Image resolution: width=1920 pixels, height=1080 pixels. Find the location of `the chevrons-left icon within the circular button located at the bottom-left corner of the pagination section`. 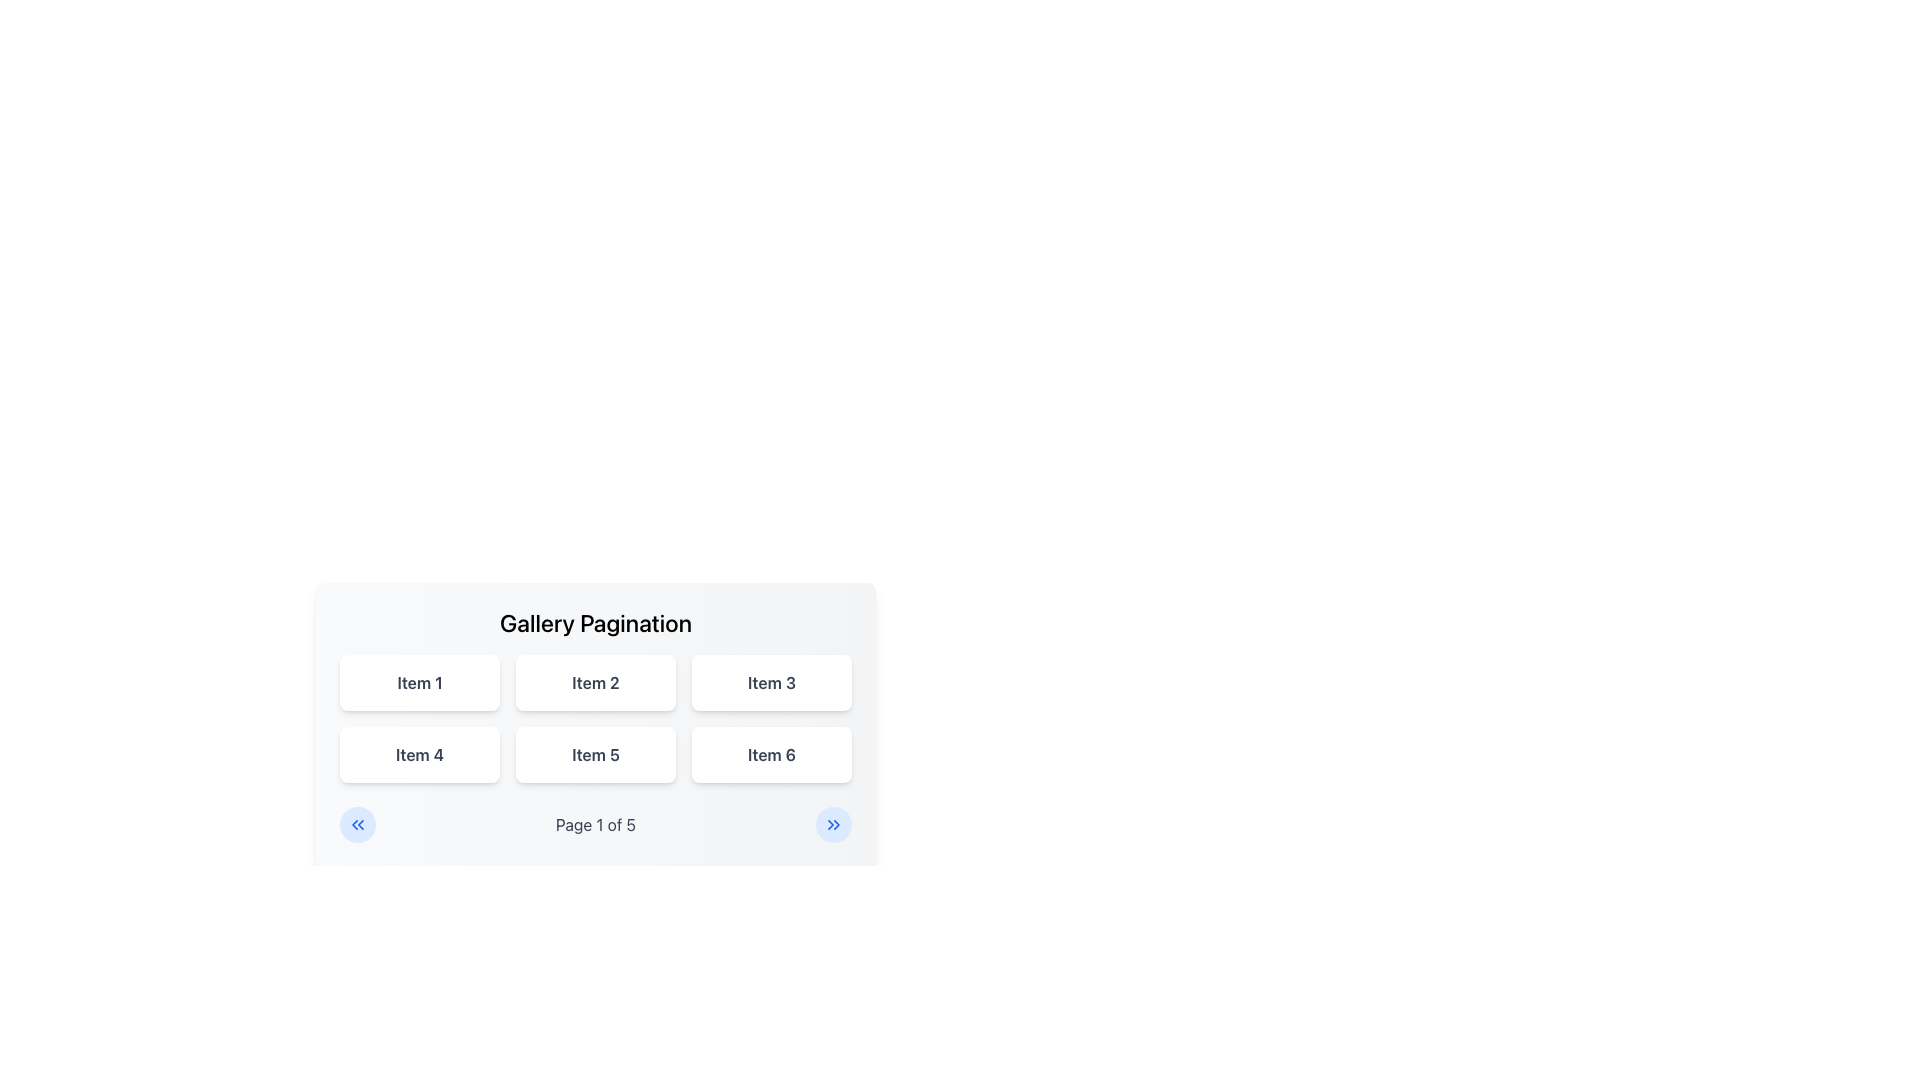

the chevrons-left icon within the circular button located at the bottom-left corner of the pagination section is located at coordinates (358, 825).